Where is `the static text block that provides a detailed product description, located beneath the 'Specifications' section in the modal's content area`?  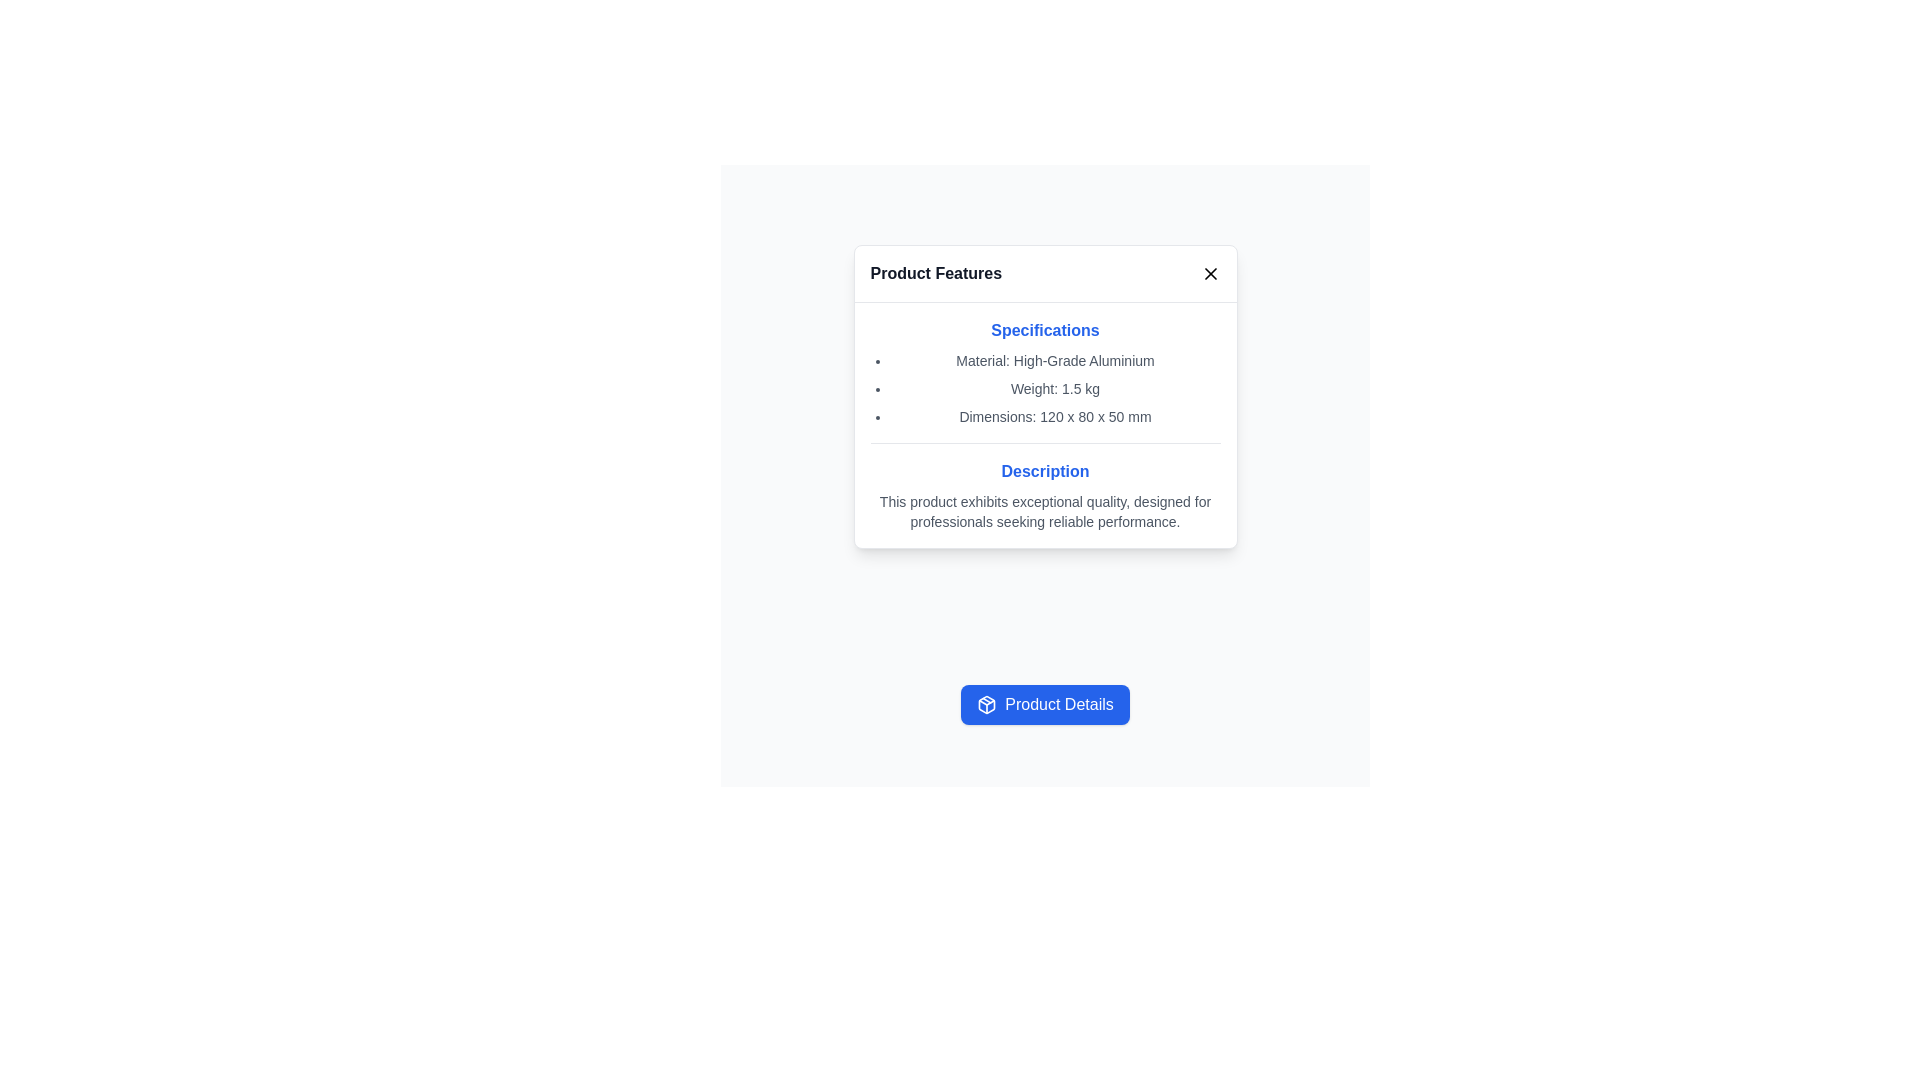 the static text block that provides a detailed product description, located beneath the 'Specifications' section in the modal's content area is located at coordinates (1044, 487).